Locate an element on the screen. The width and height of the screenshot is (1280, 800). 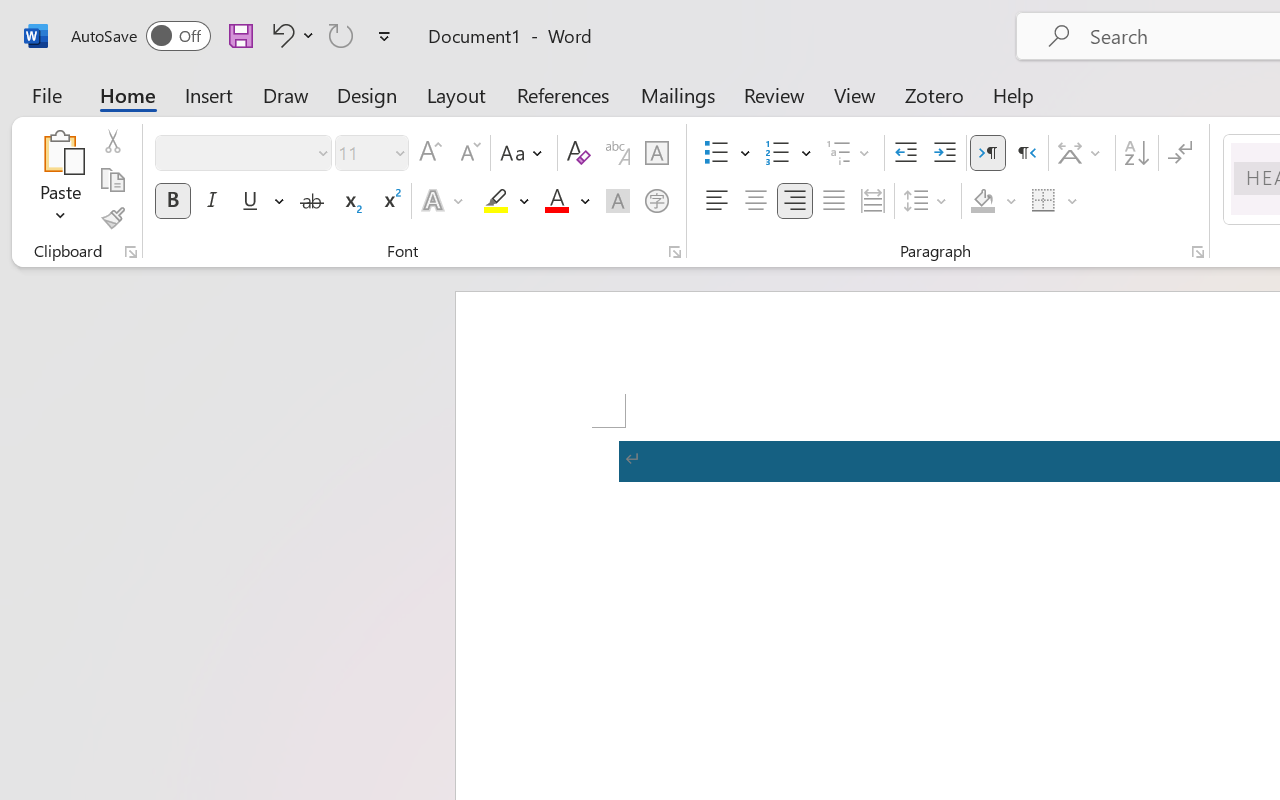
'Repeat TCSCTranslate' is located at coordinates (341, 34).